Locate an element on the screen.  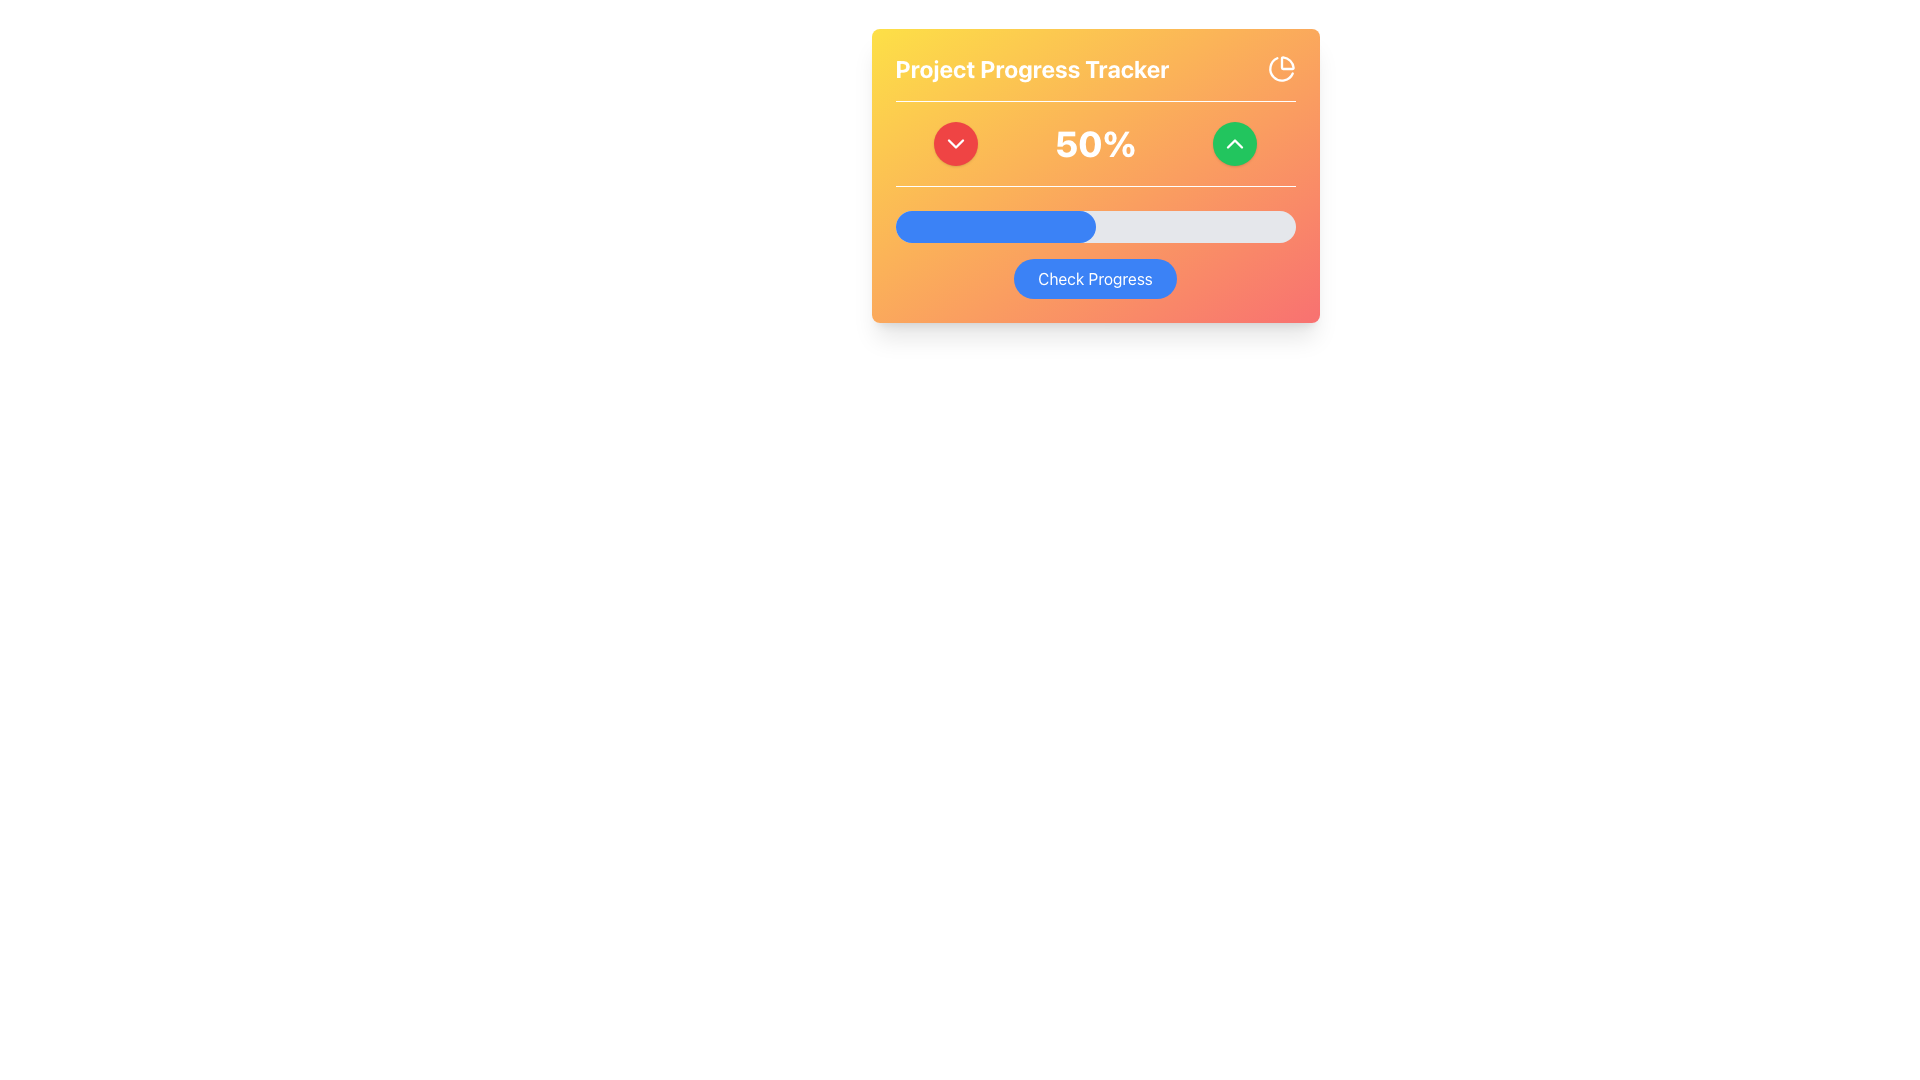
the Decorative SVG graphic (pie-chart slice) located in the top-right corner of the card interface is located at coordinates (1287, 62).